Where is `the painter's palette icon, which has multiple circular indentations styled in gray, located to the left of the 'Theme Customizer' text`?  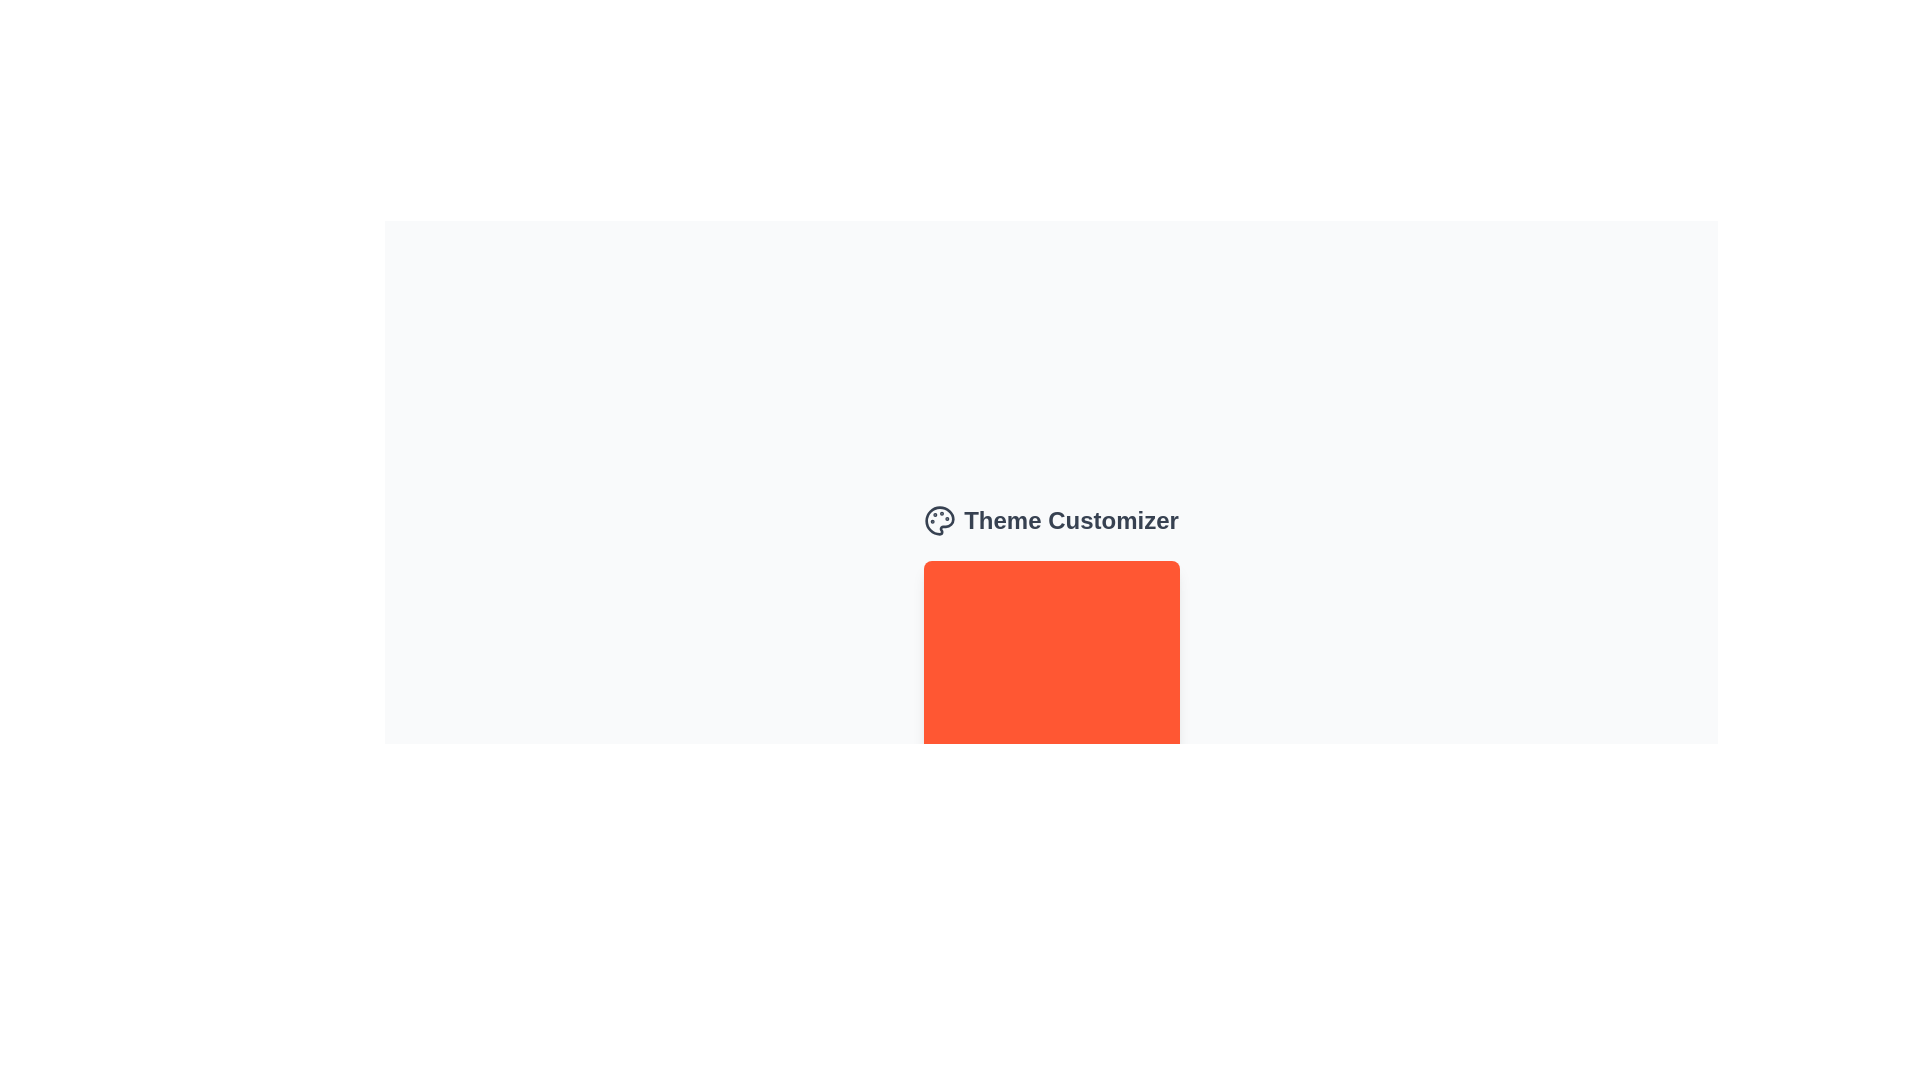
the painter's palette icon, which has multiple circular indentations styled in gray, located to the left of the 'Theme Customizer' text is located at coordinates (939, 519).